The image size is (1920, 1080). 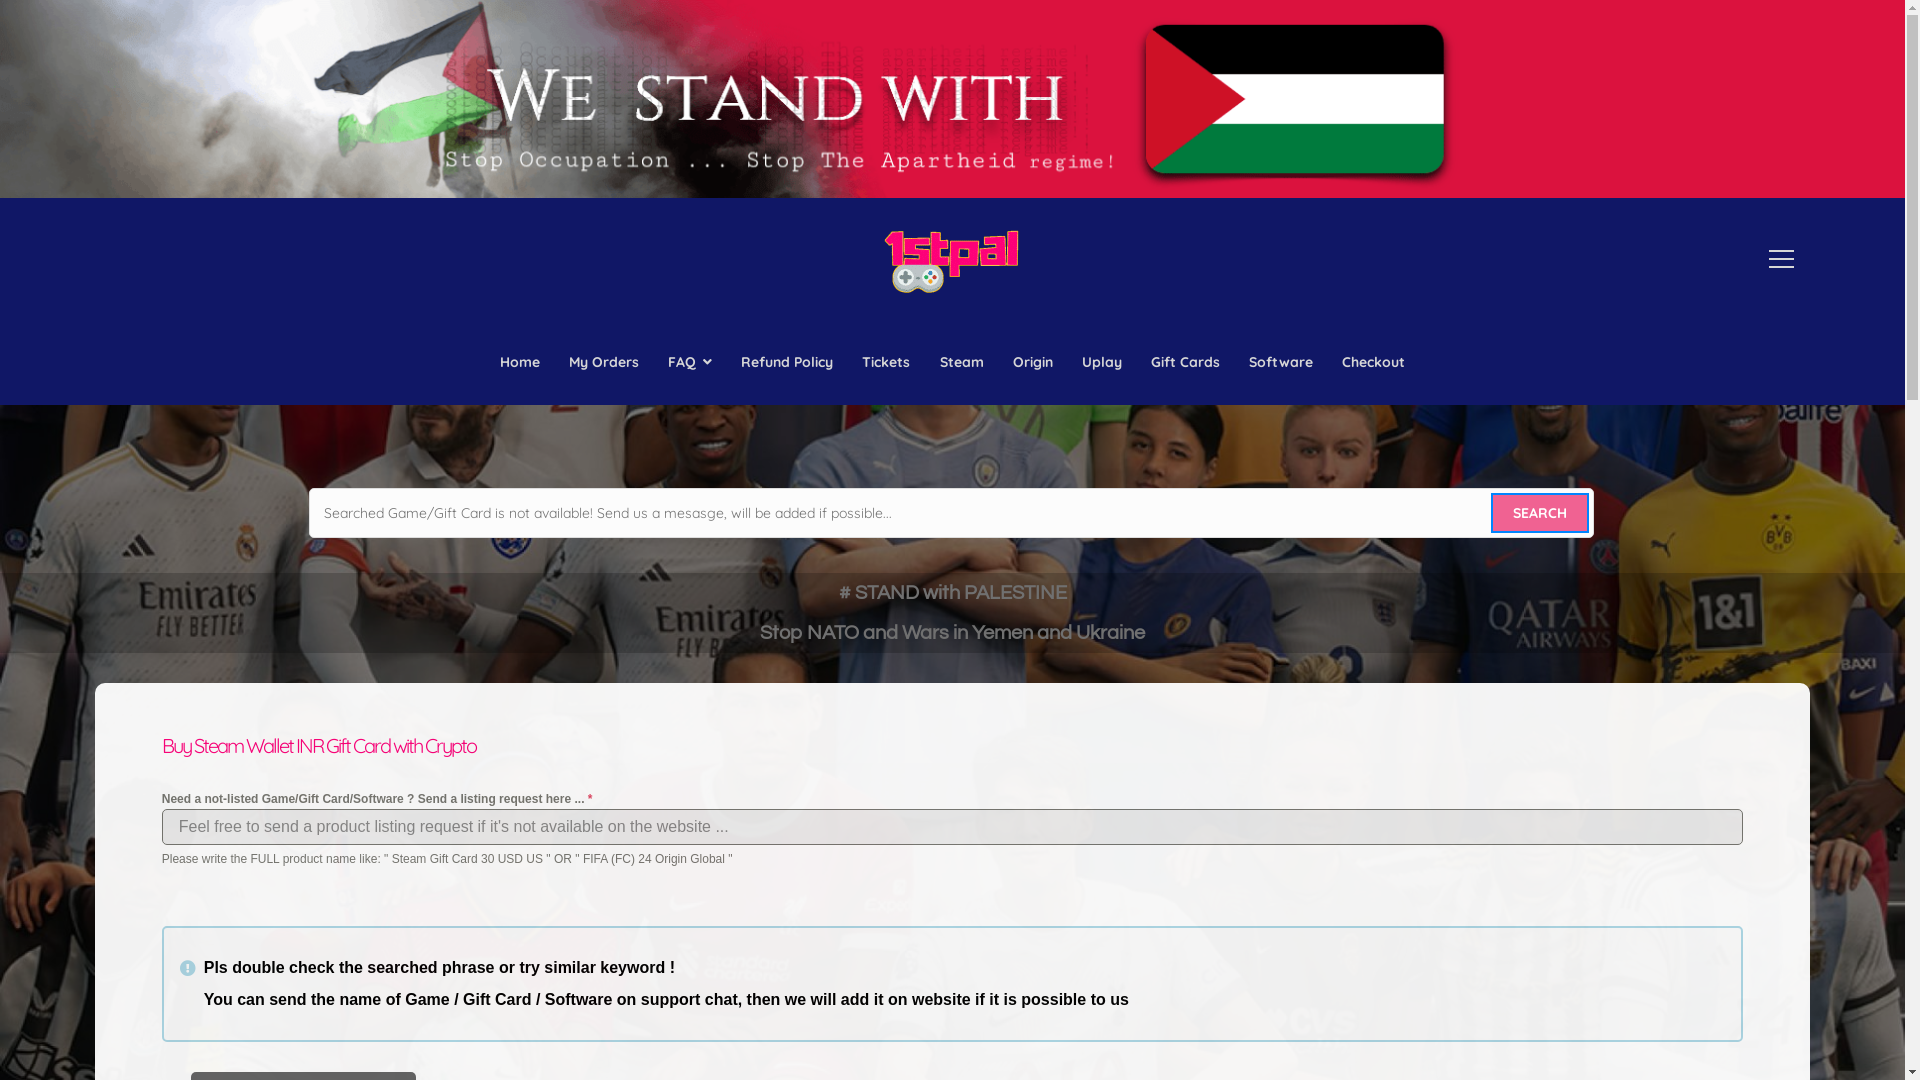 What do you see at coordinates (602, 362) in the screenshot?
I see `'My Orders'` at bounding box center [602, 362].